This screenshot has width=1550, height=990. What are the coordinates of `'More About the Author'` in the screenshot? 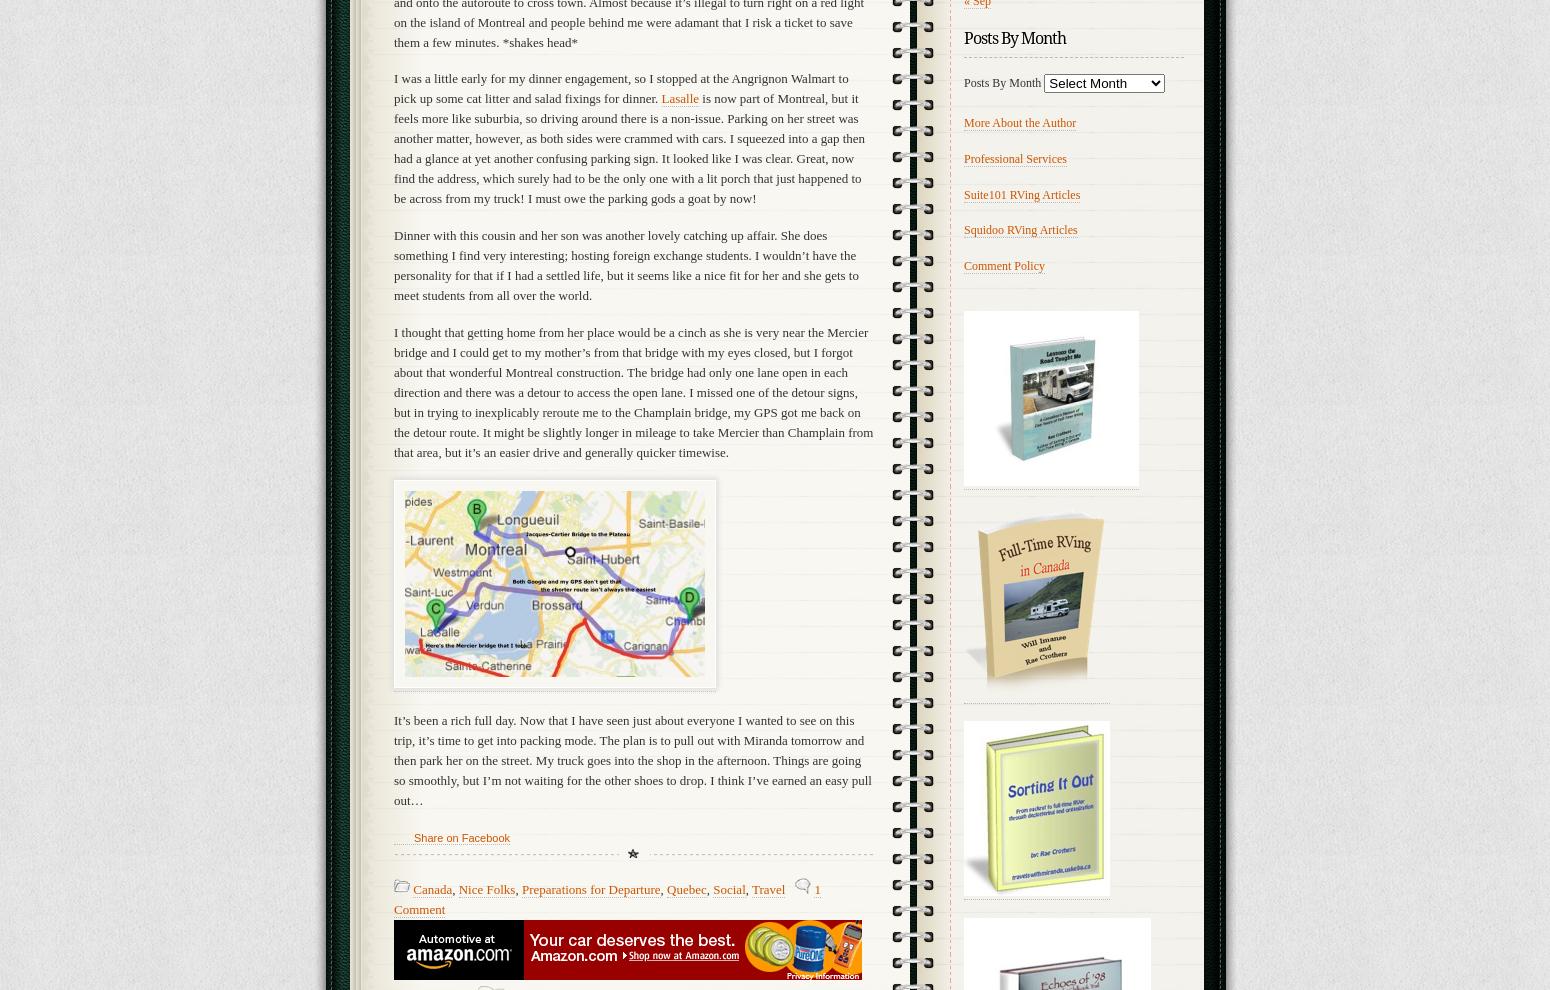 It's located at (1020, 121).